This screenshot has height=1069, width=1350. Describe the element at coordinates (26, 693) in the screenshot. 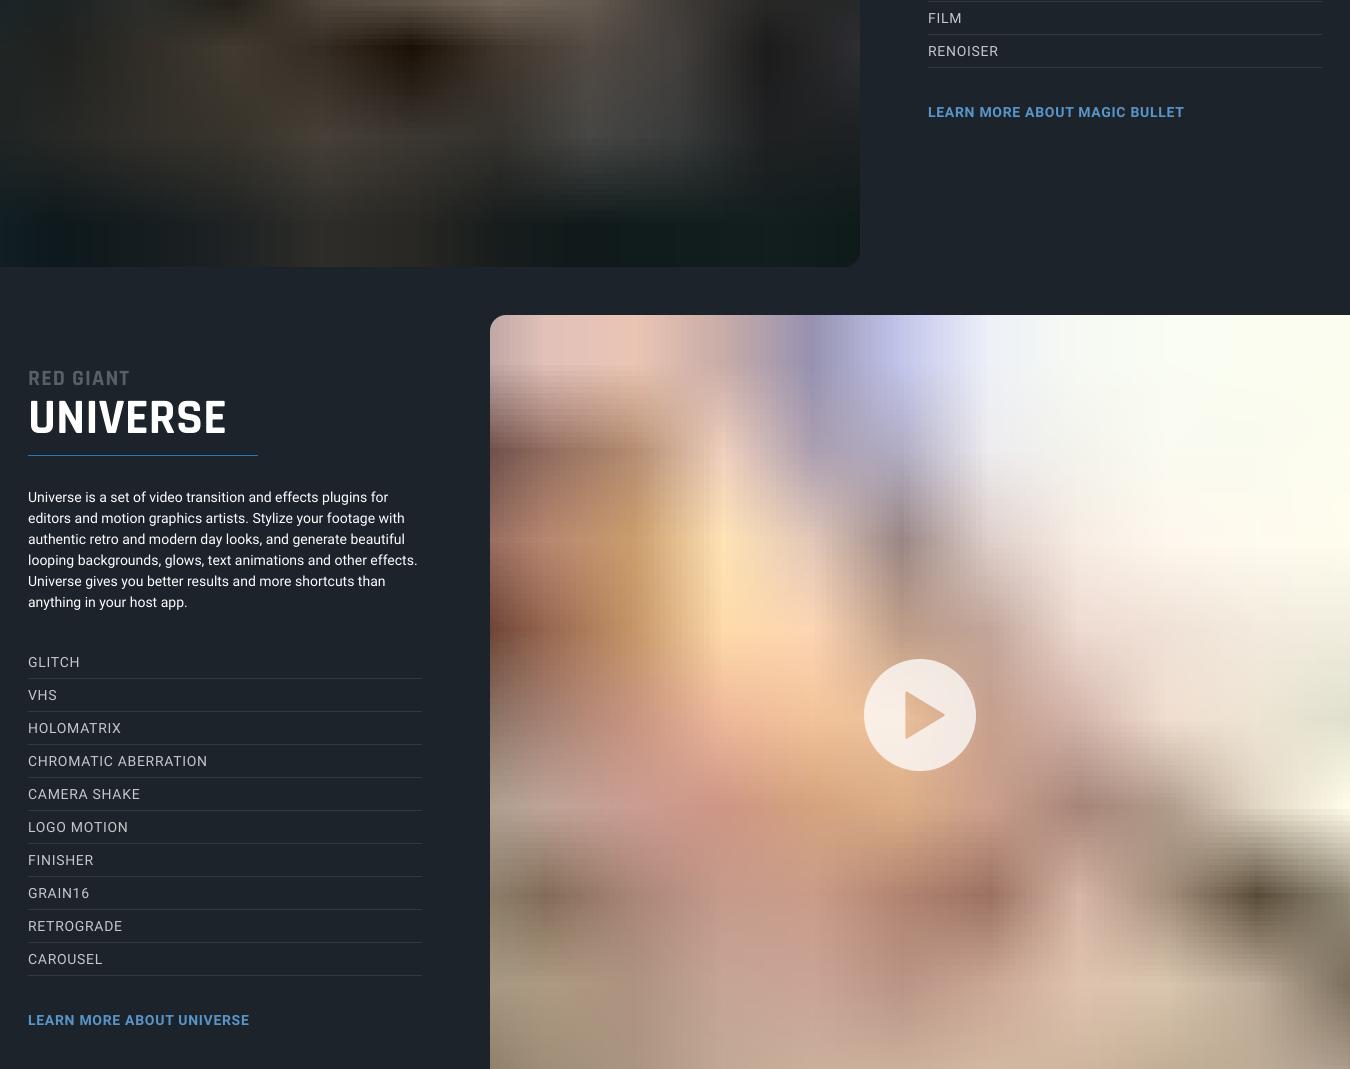

I see `'VHS'` at that location.